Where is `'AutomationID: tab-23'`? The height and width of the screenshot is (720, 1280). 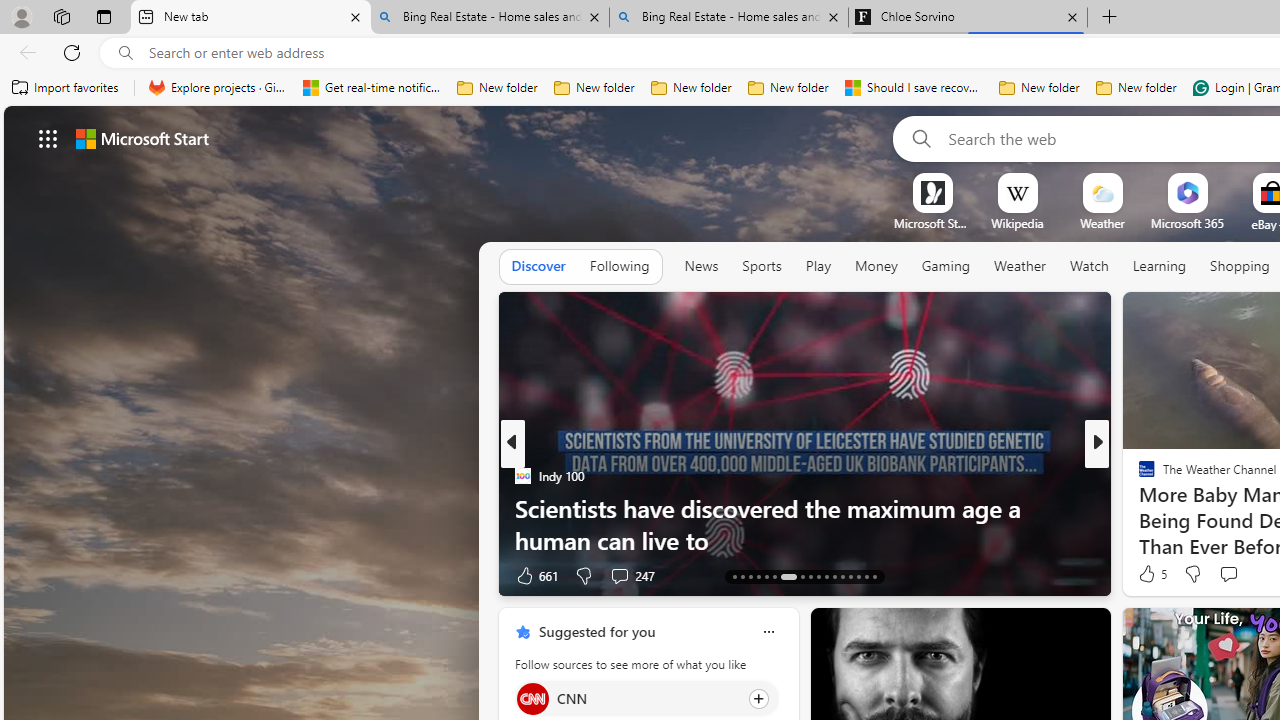 'AutomationID: tab-23' is located at coordinates (826, 577).